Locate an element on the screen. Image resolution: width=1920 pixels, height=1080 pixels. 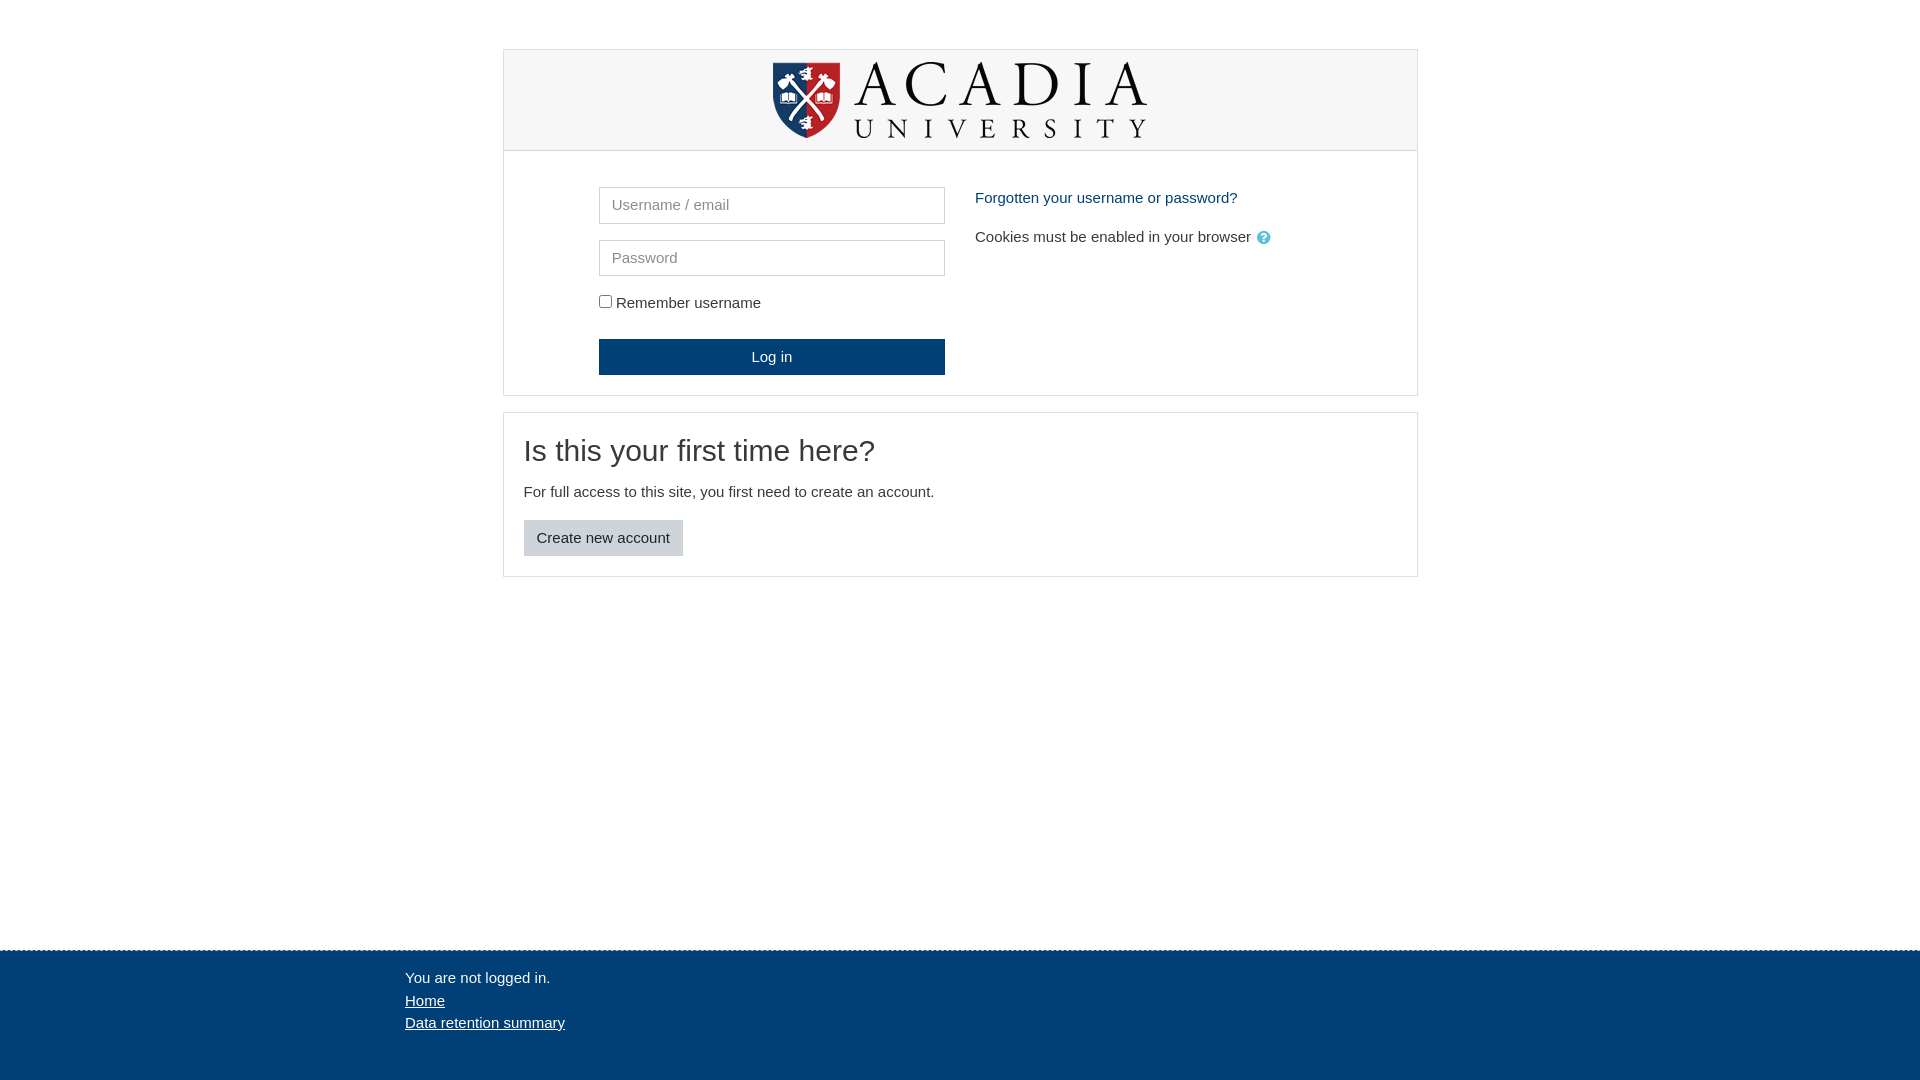
'Acadia University Placement Tests' is located at coordinates (960, 100).